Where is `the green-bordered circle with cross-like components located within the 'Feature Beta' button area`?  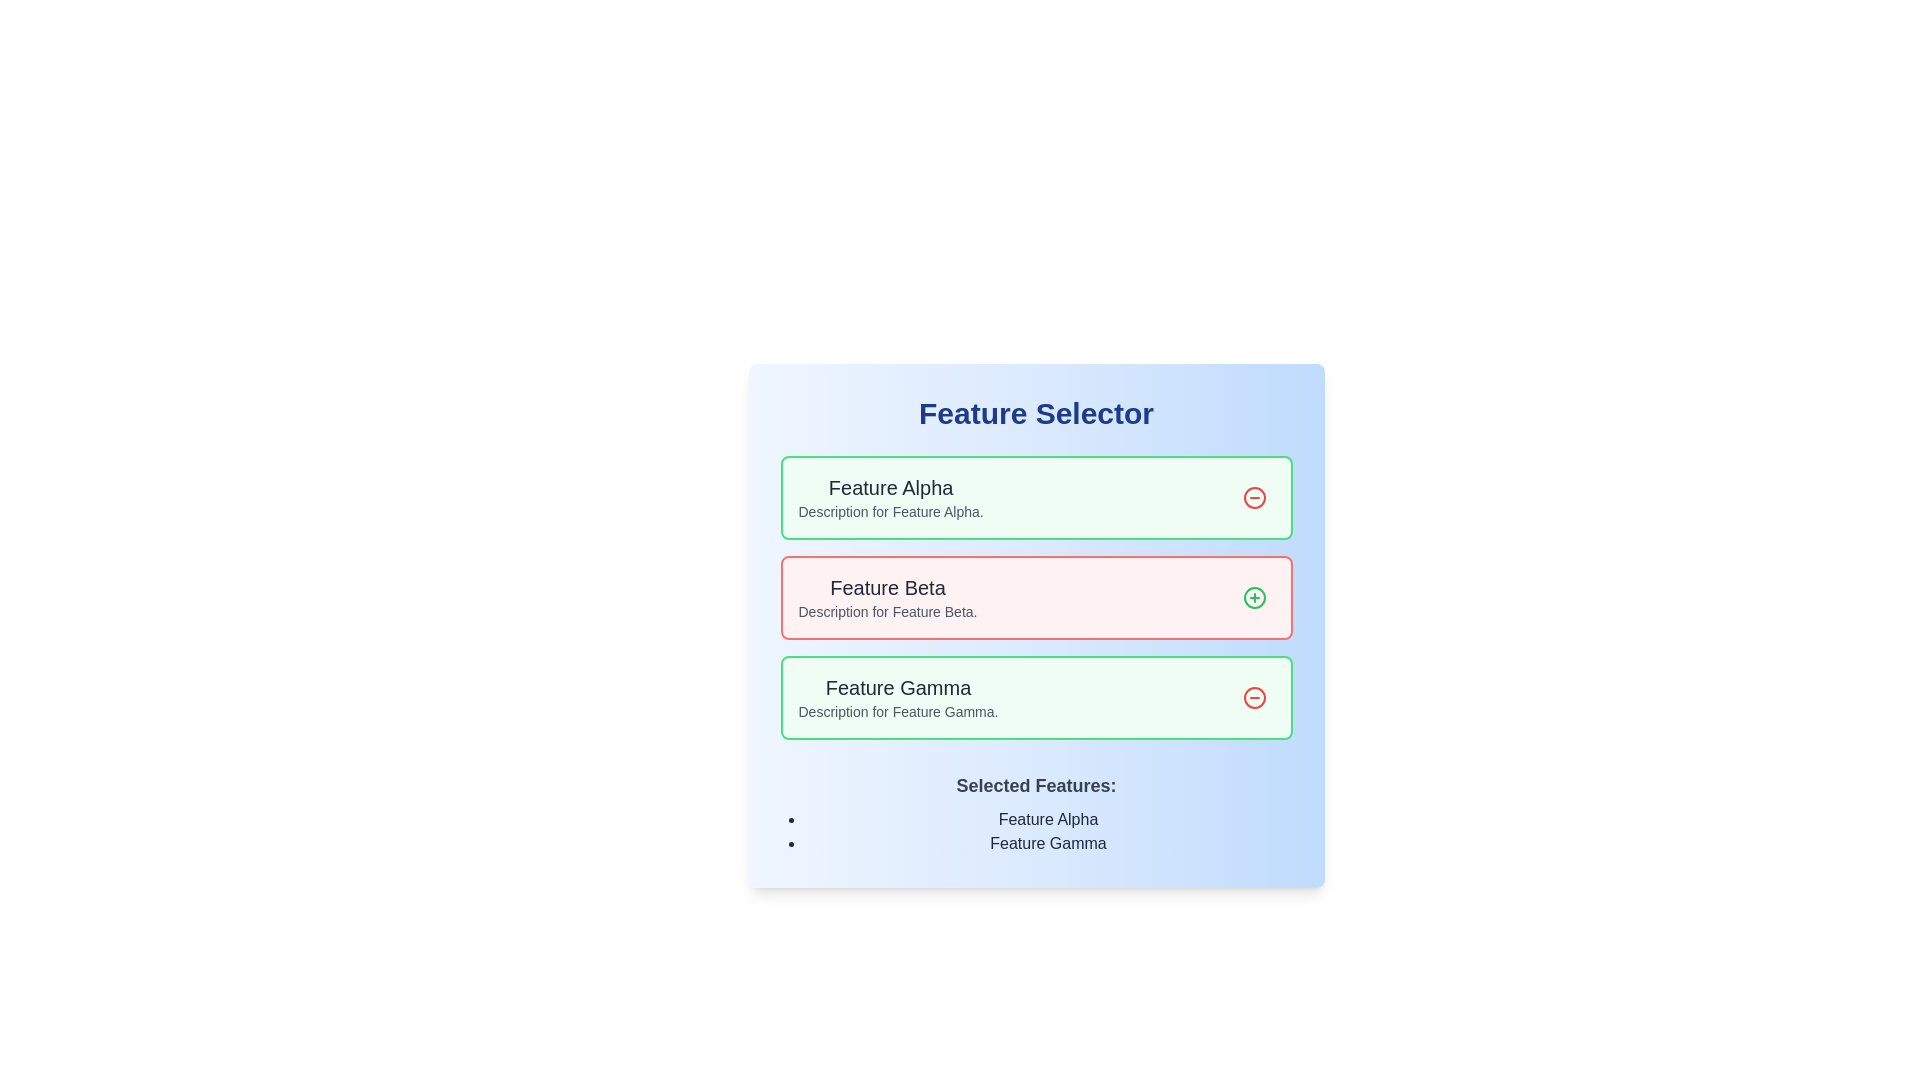
the green-bordered circle with cross-like components located within the 'Feature Beta' button area is located at coordinates (1253, 596).